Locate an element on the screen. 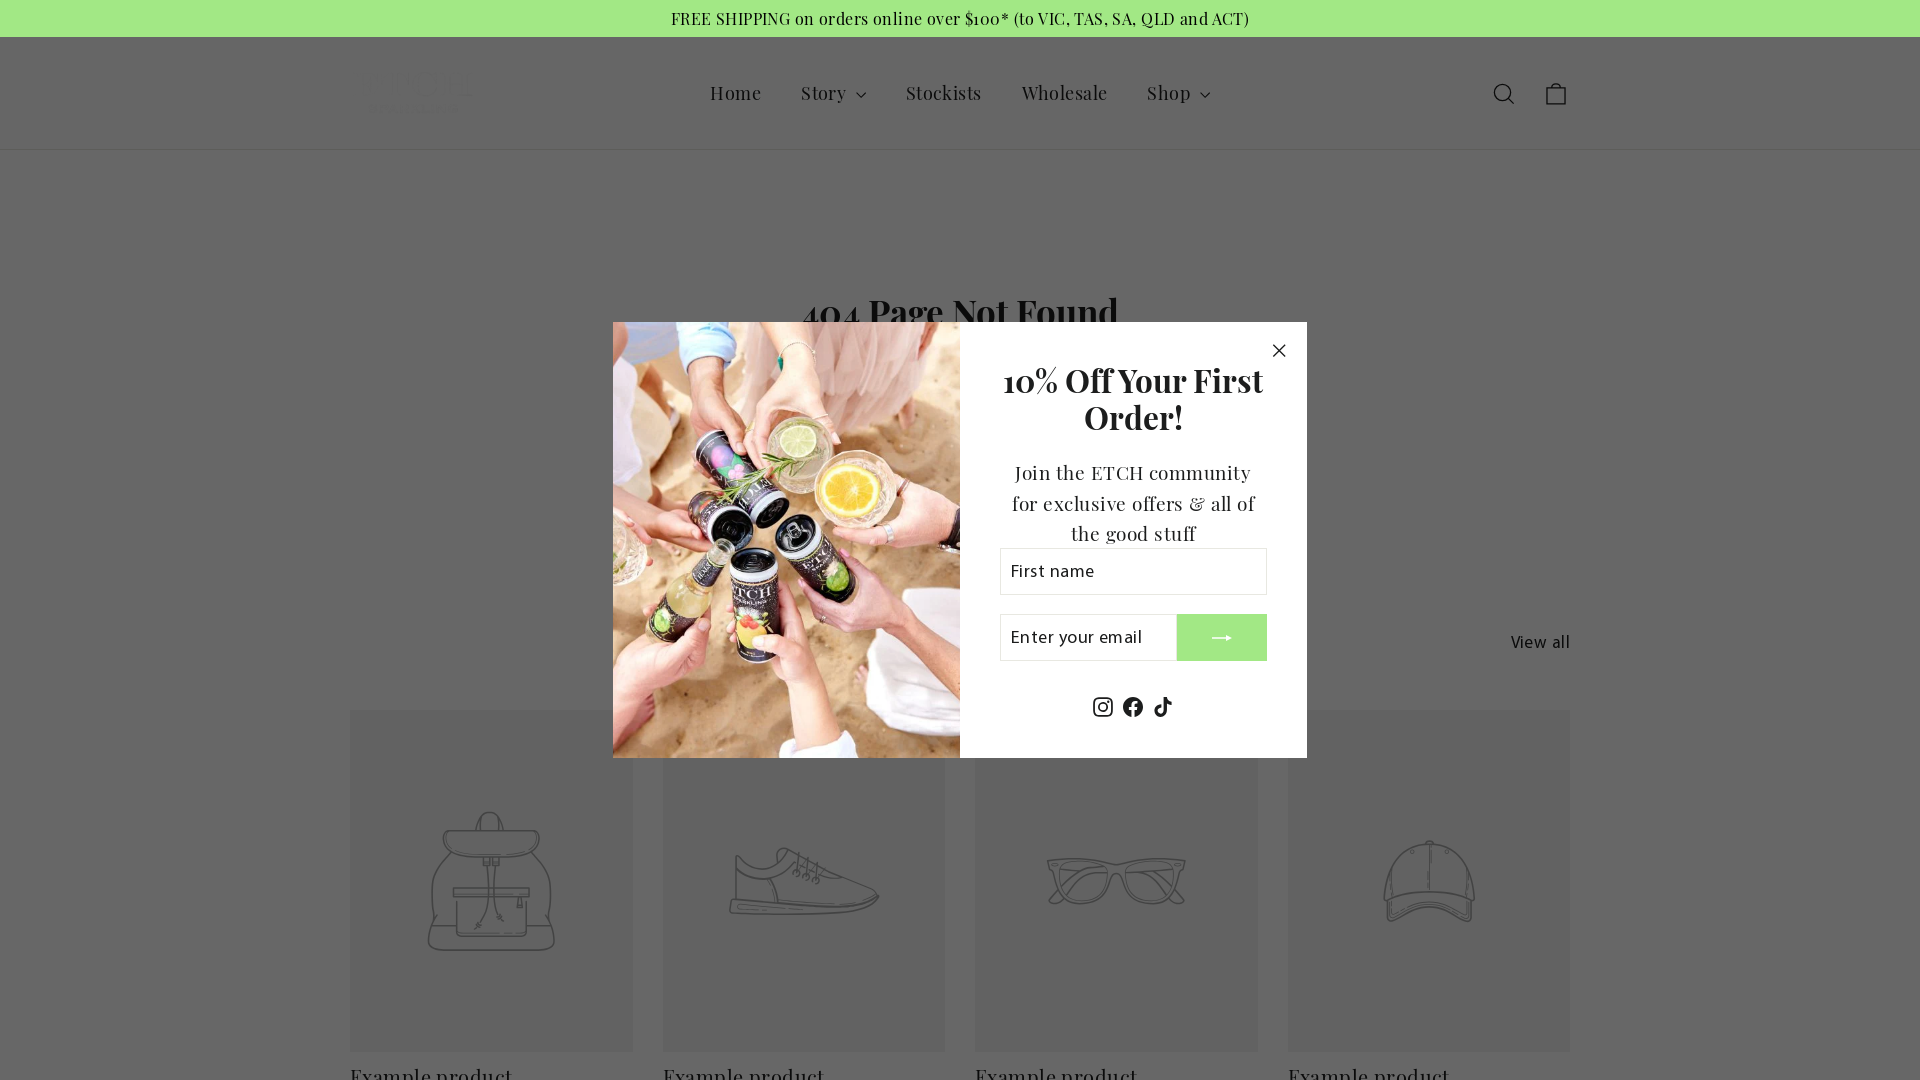 Image resolution: width=1920 pixels, height=1080 pixels. 'Stockists' is located at coordinates (943, 93).